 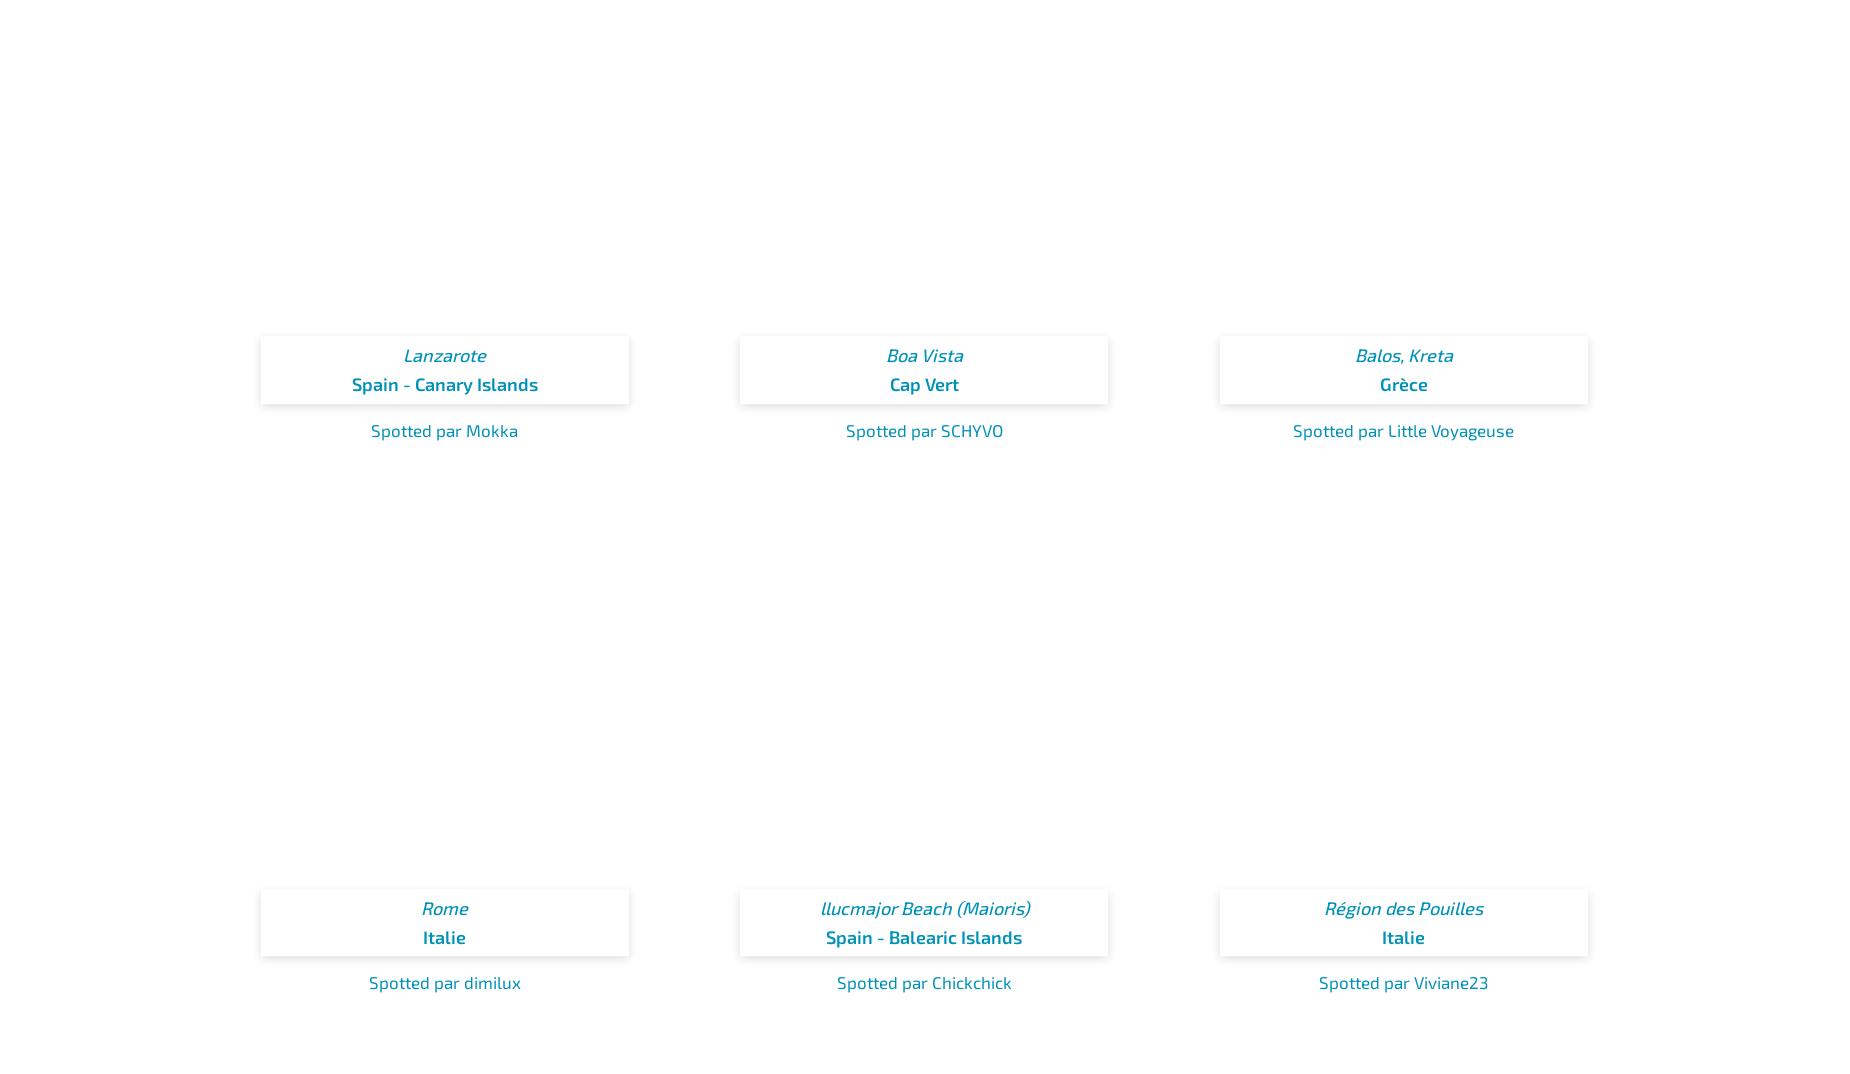 I want to click on 'Grèce', so click(x=1403, y=383).